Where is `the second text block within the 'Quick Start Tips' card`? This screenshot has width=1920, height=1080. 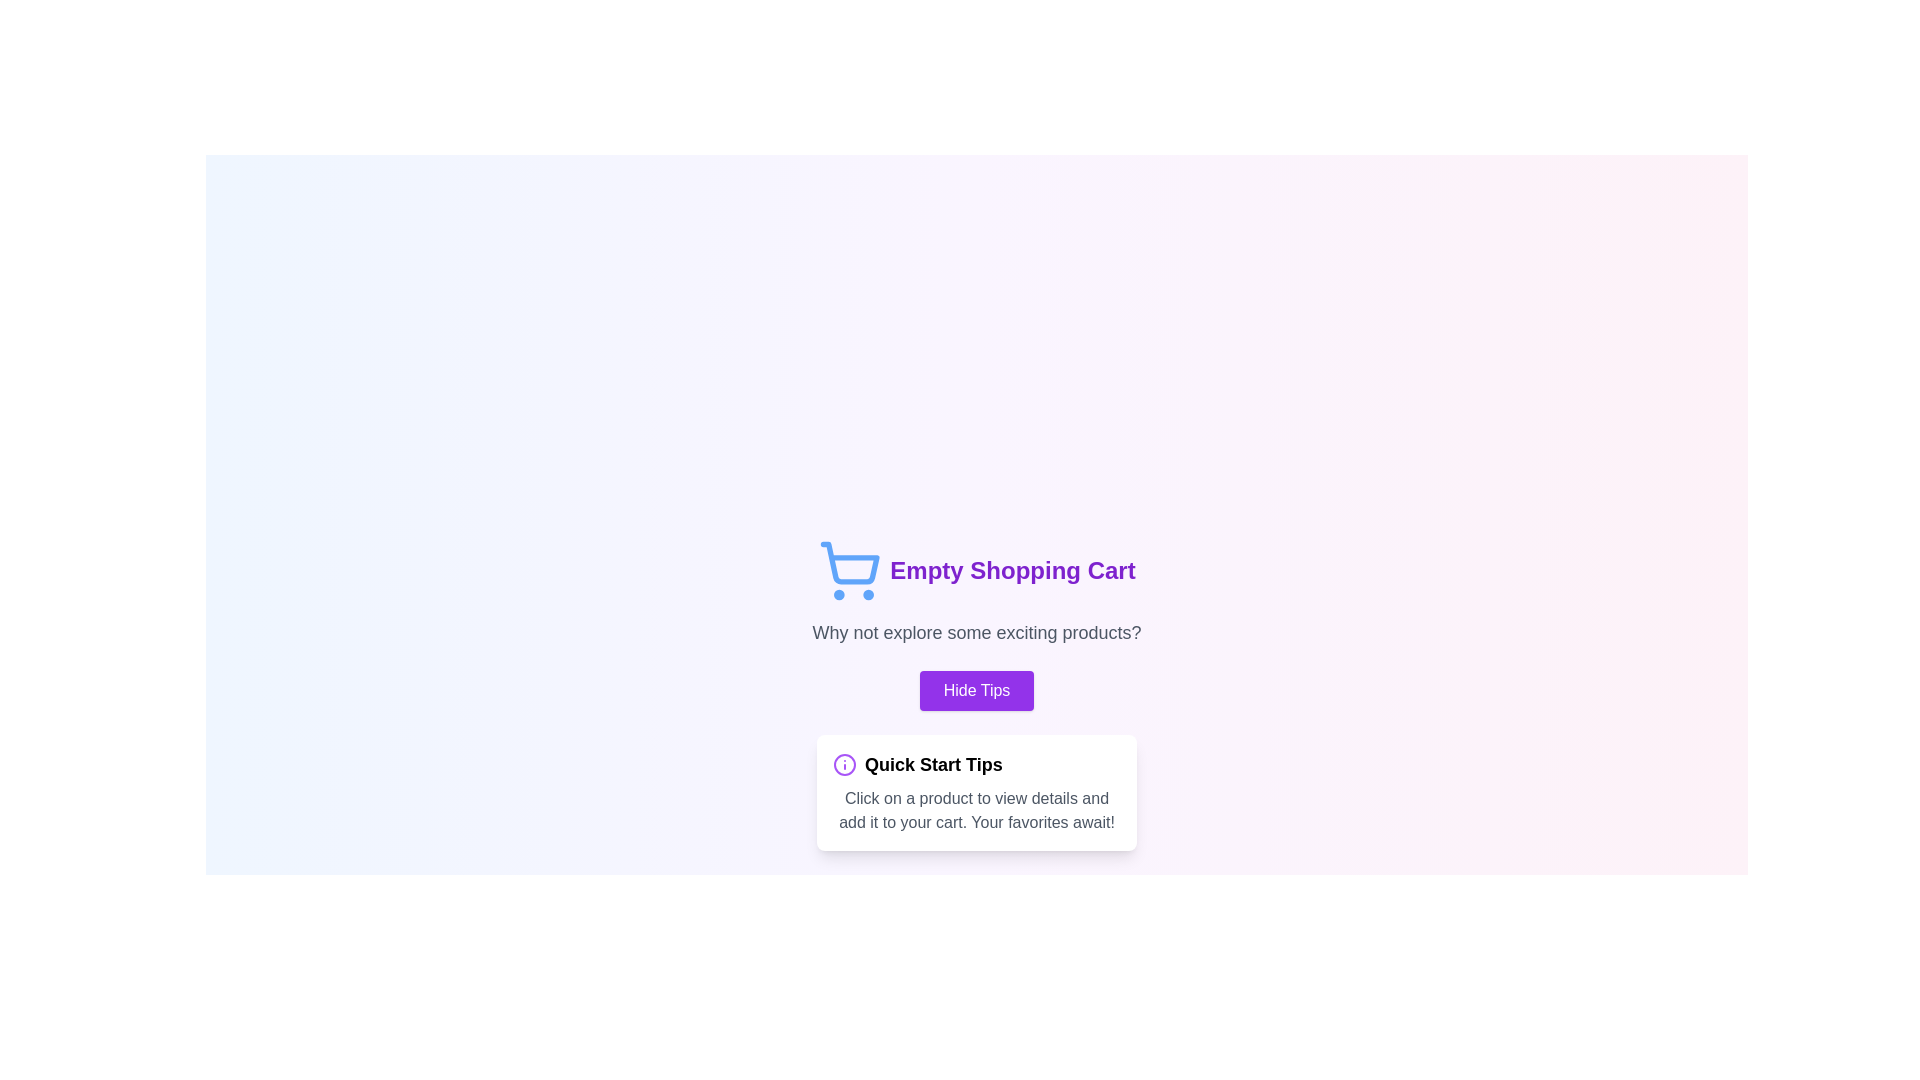 the second text block within the 'Quick Start Tips' card is located at coordinates (977, 810).